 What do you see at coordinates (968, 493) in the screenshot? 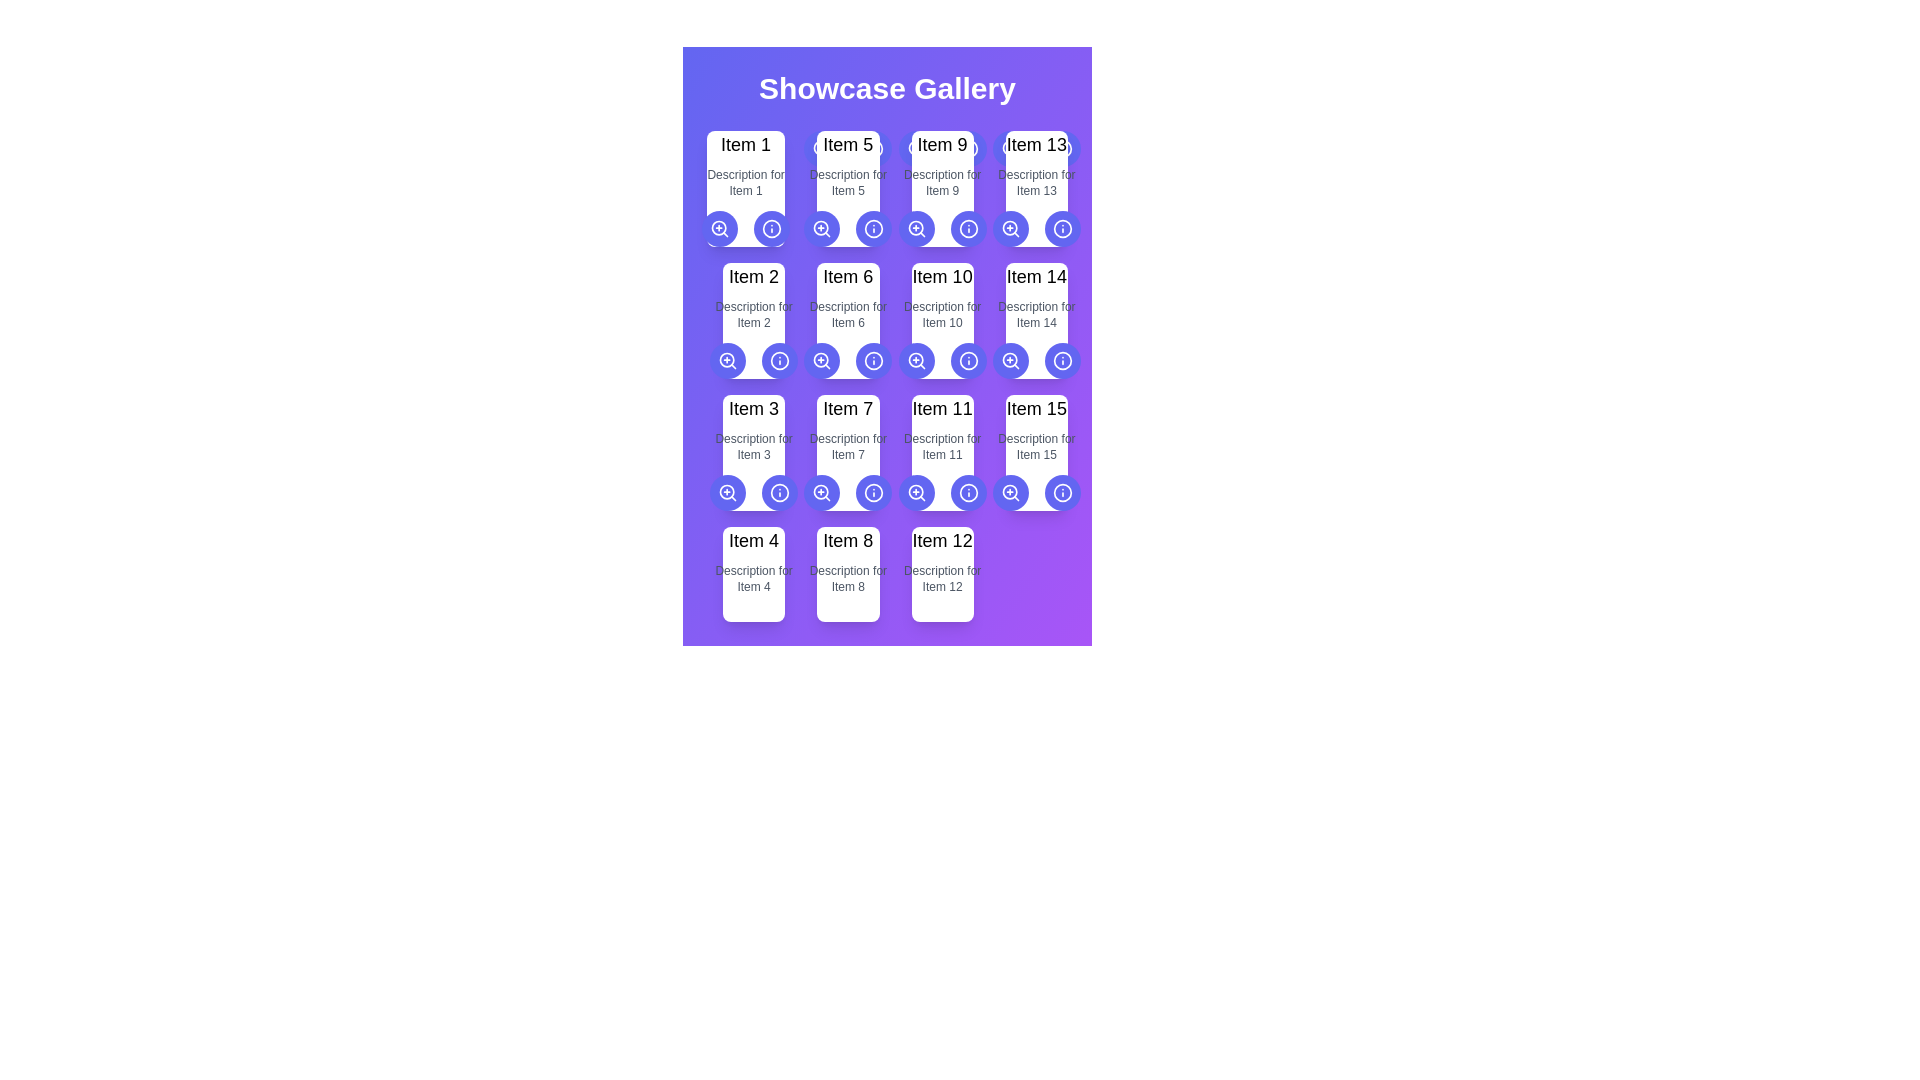
I see `the central circular outline of the 'information' icon associated with the card labeled 'Item 11' in the grid, located at the third row and third column` at bounding box center [968, 493].